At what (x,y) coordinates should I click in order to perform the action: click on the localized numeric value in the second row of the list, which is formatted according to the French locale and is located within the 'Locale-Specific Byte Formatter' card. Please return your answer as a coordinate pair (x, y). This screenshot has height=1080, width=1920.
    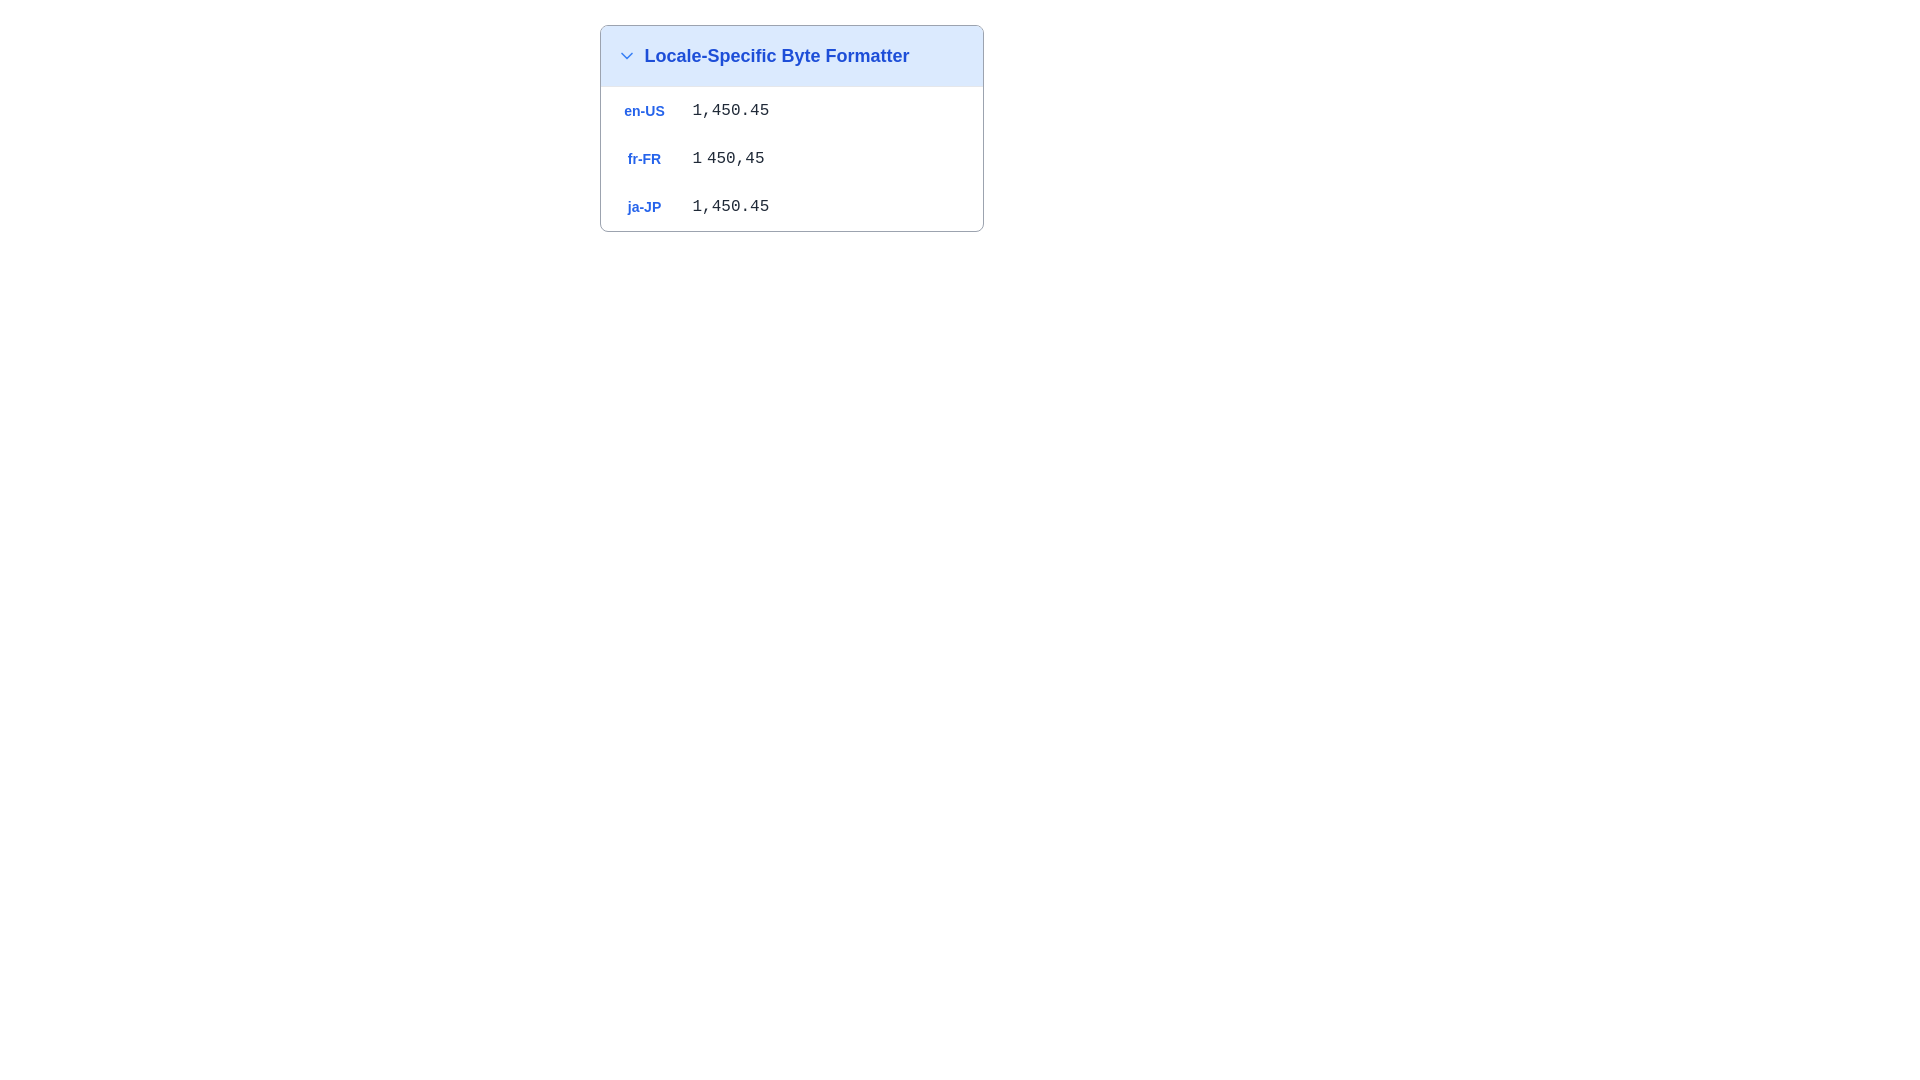
    Looking at the image, I should click on (790, 157).